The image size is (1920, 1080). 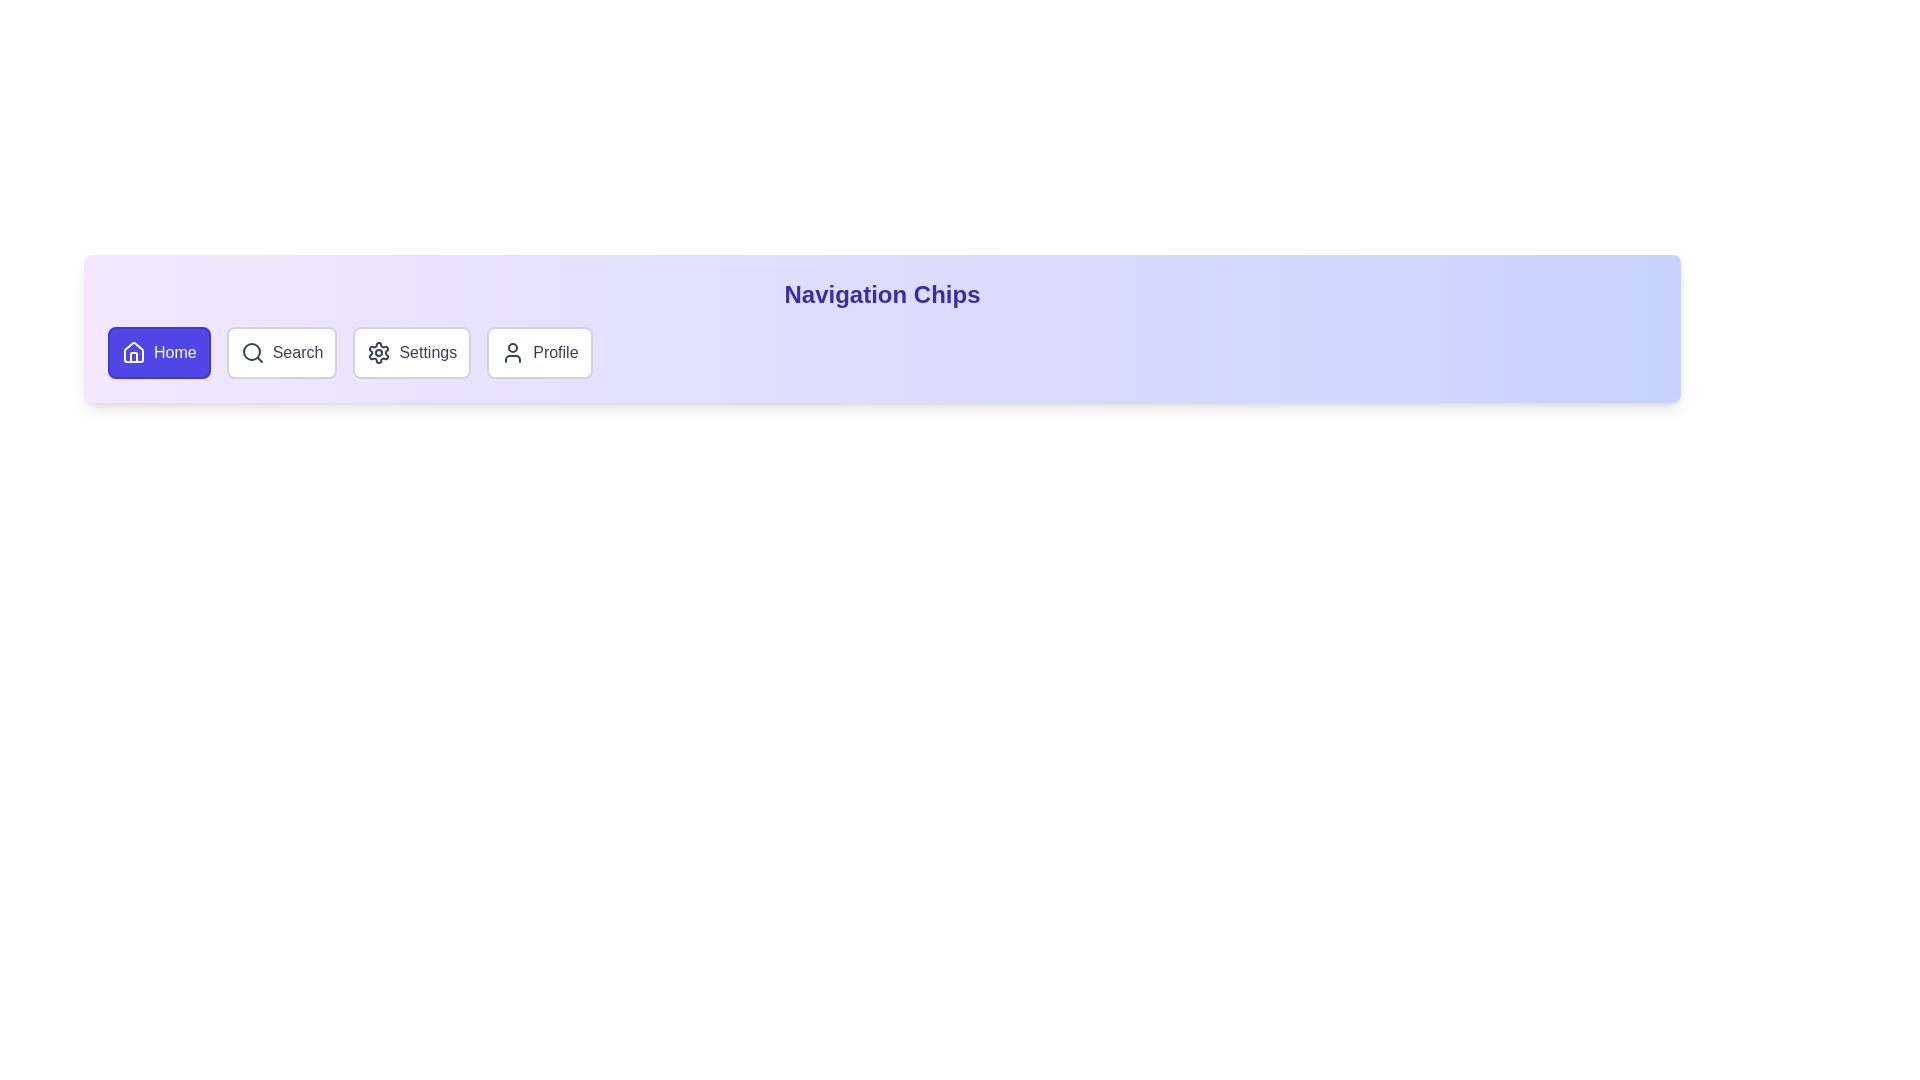 What do you see at coordinates (281, 352) in the screenshot?
I see `the Search chip to navigate to its corresponding section` at bounding box center [281, 352].